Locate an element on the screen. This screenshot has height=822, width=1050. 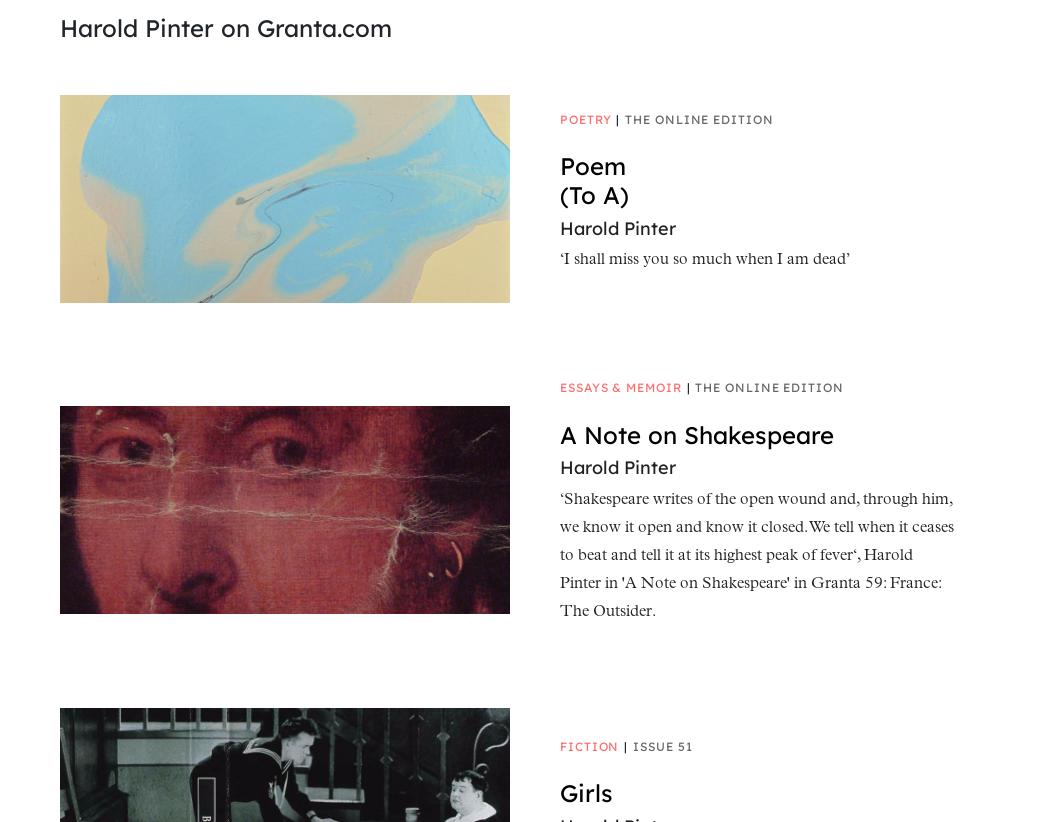
'Issue 51' is located at coordinates (661, 744).